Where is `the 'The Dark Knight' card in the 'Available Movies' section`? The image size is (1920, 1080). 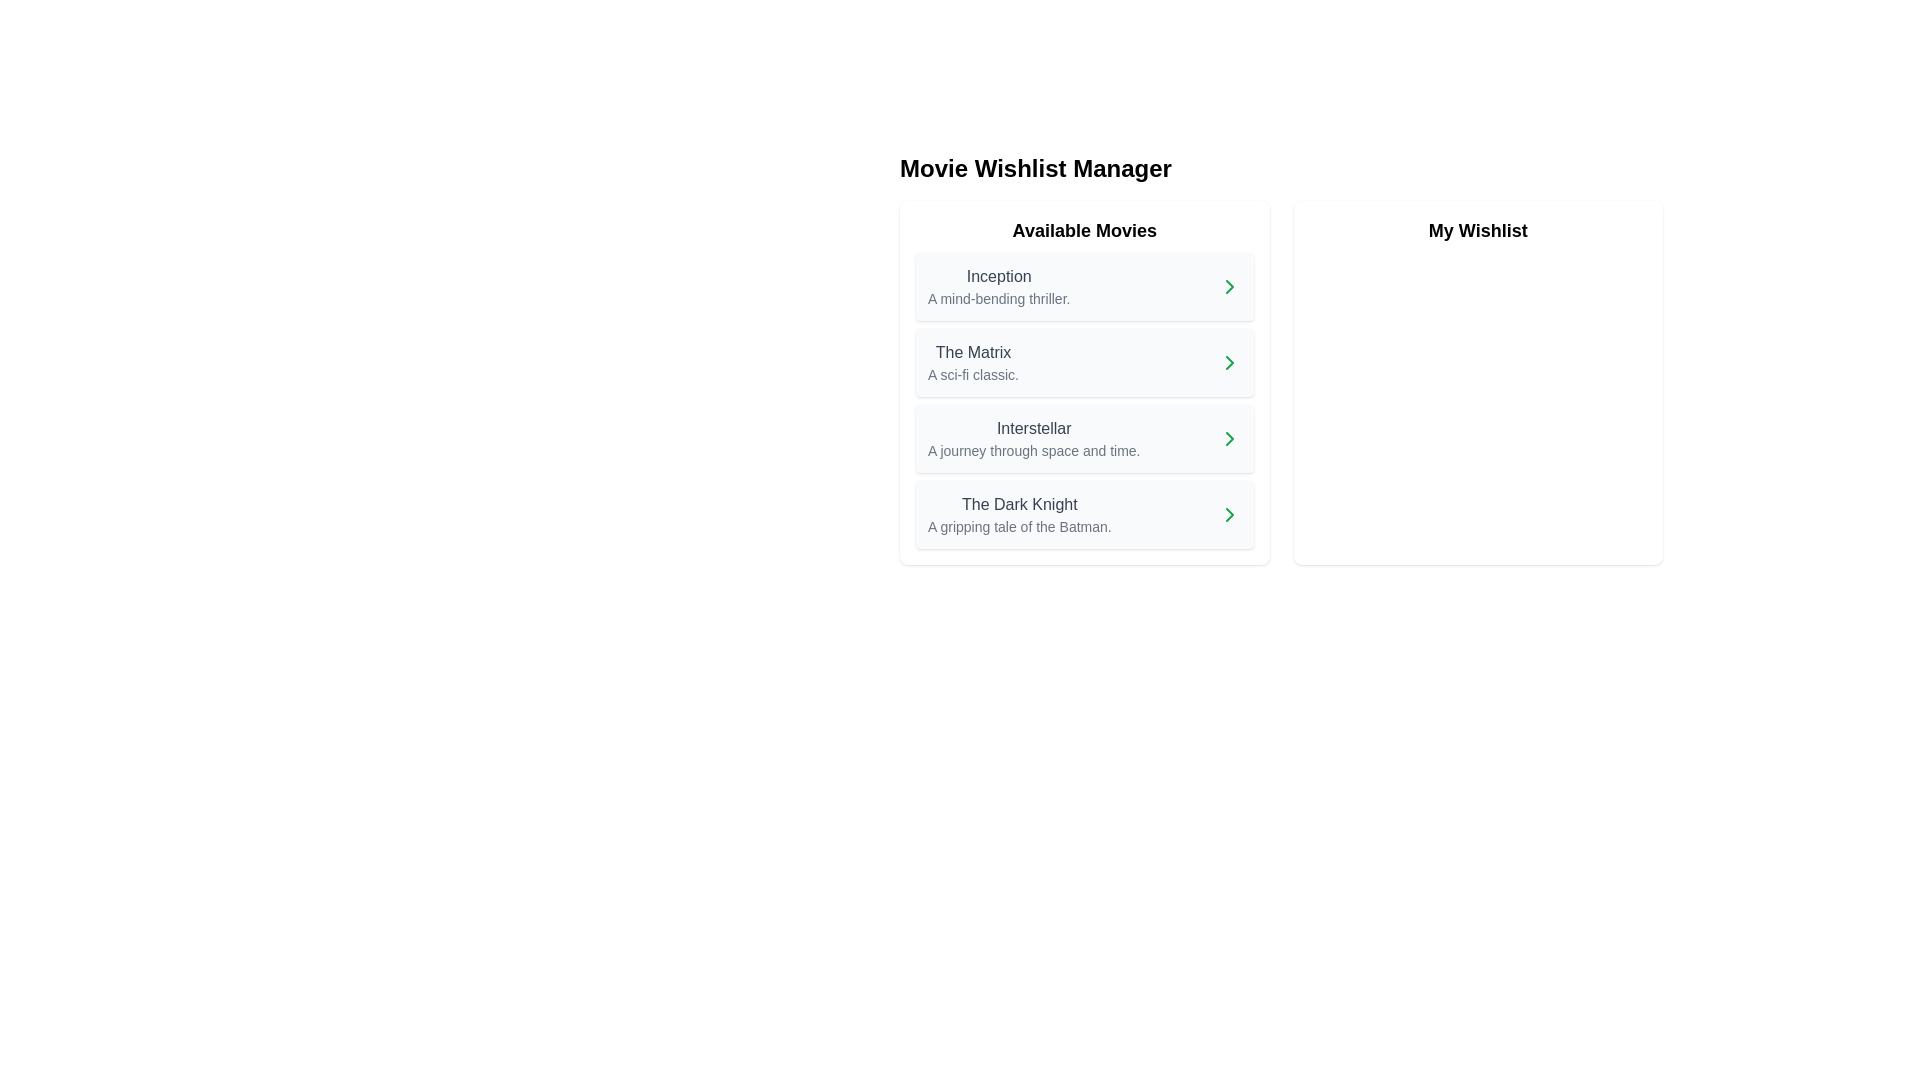
the 'The Dark Knight' card in the 'Available Movies' section is located at coordinates (1083, 514).